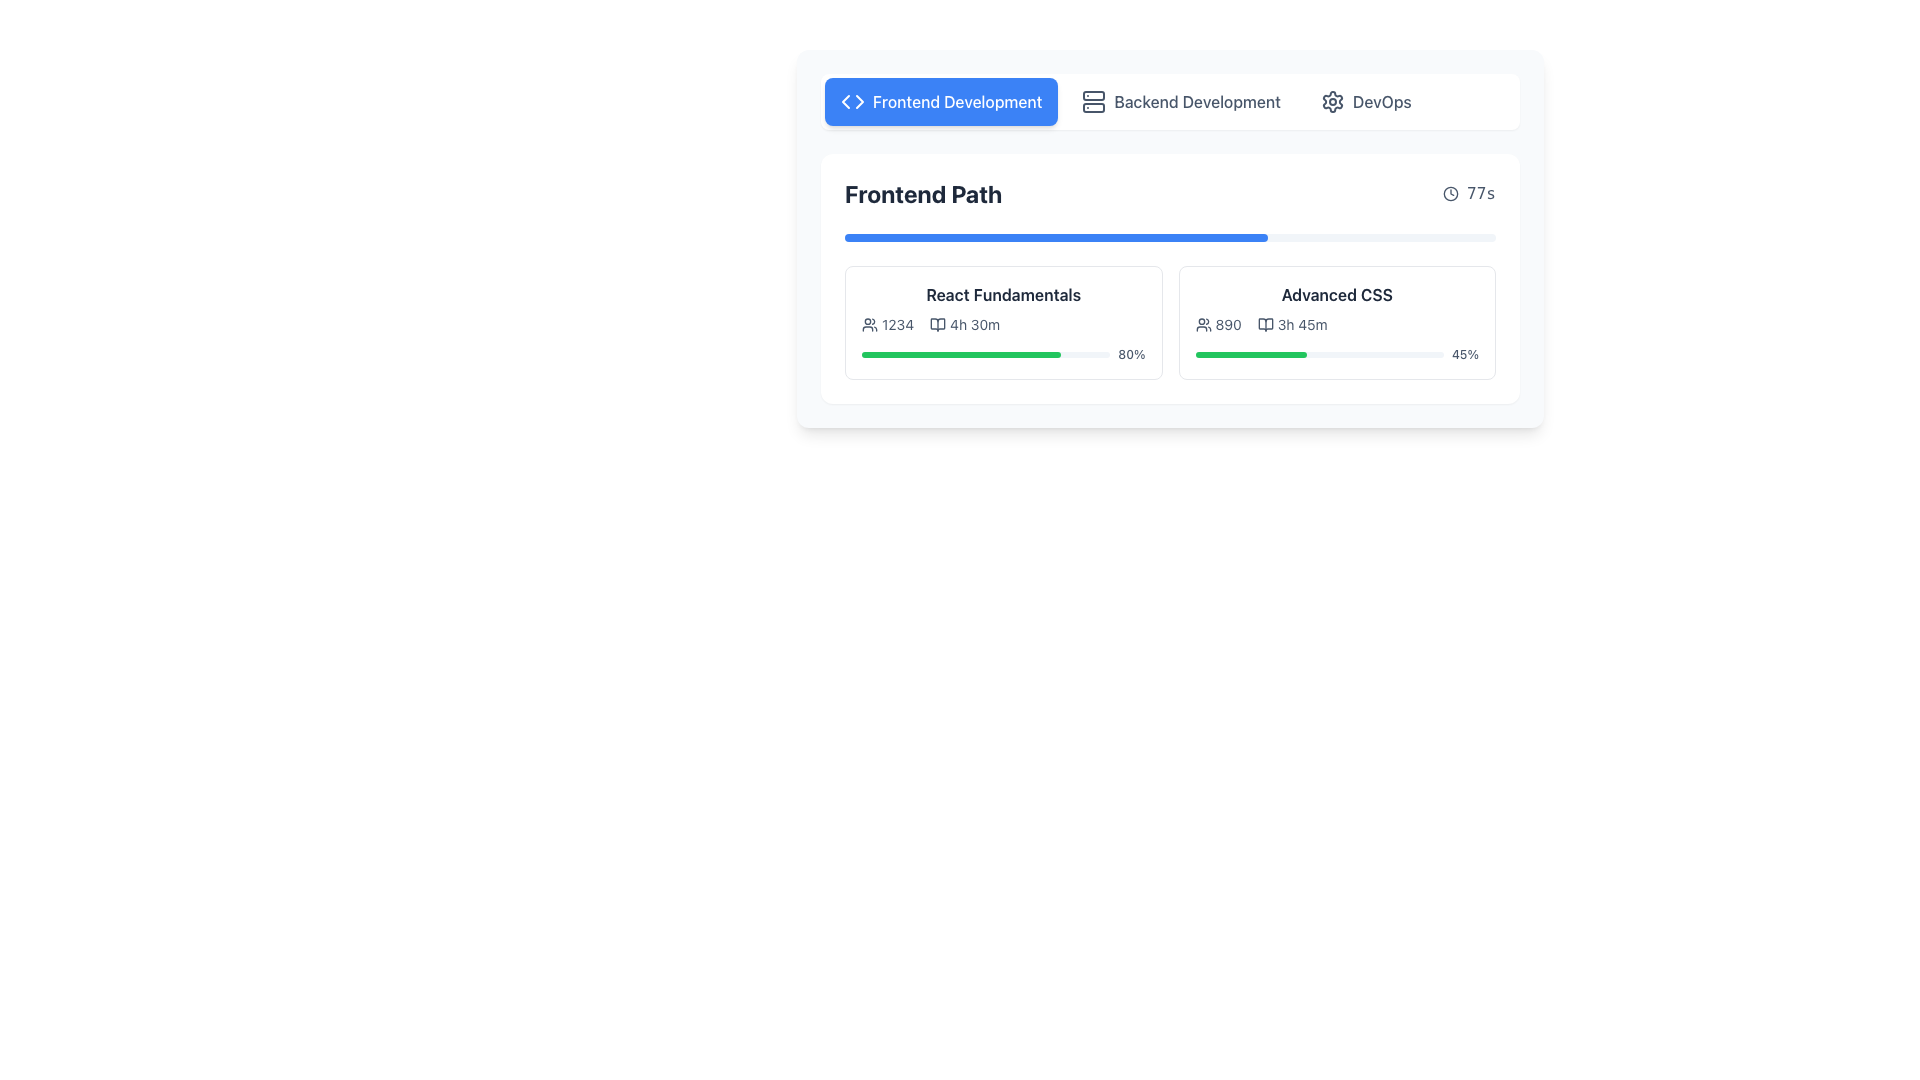  What do you see at coordinates (1365, 101) in the screenshot?
I see `the 'DevOps' button, which is a clickable button with a settings icon and labeled 'DevOps', to trigger its hover effect` at bounding box center [1365, 101].